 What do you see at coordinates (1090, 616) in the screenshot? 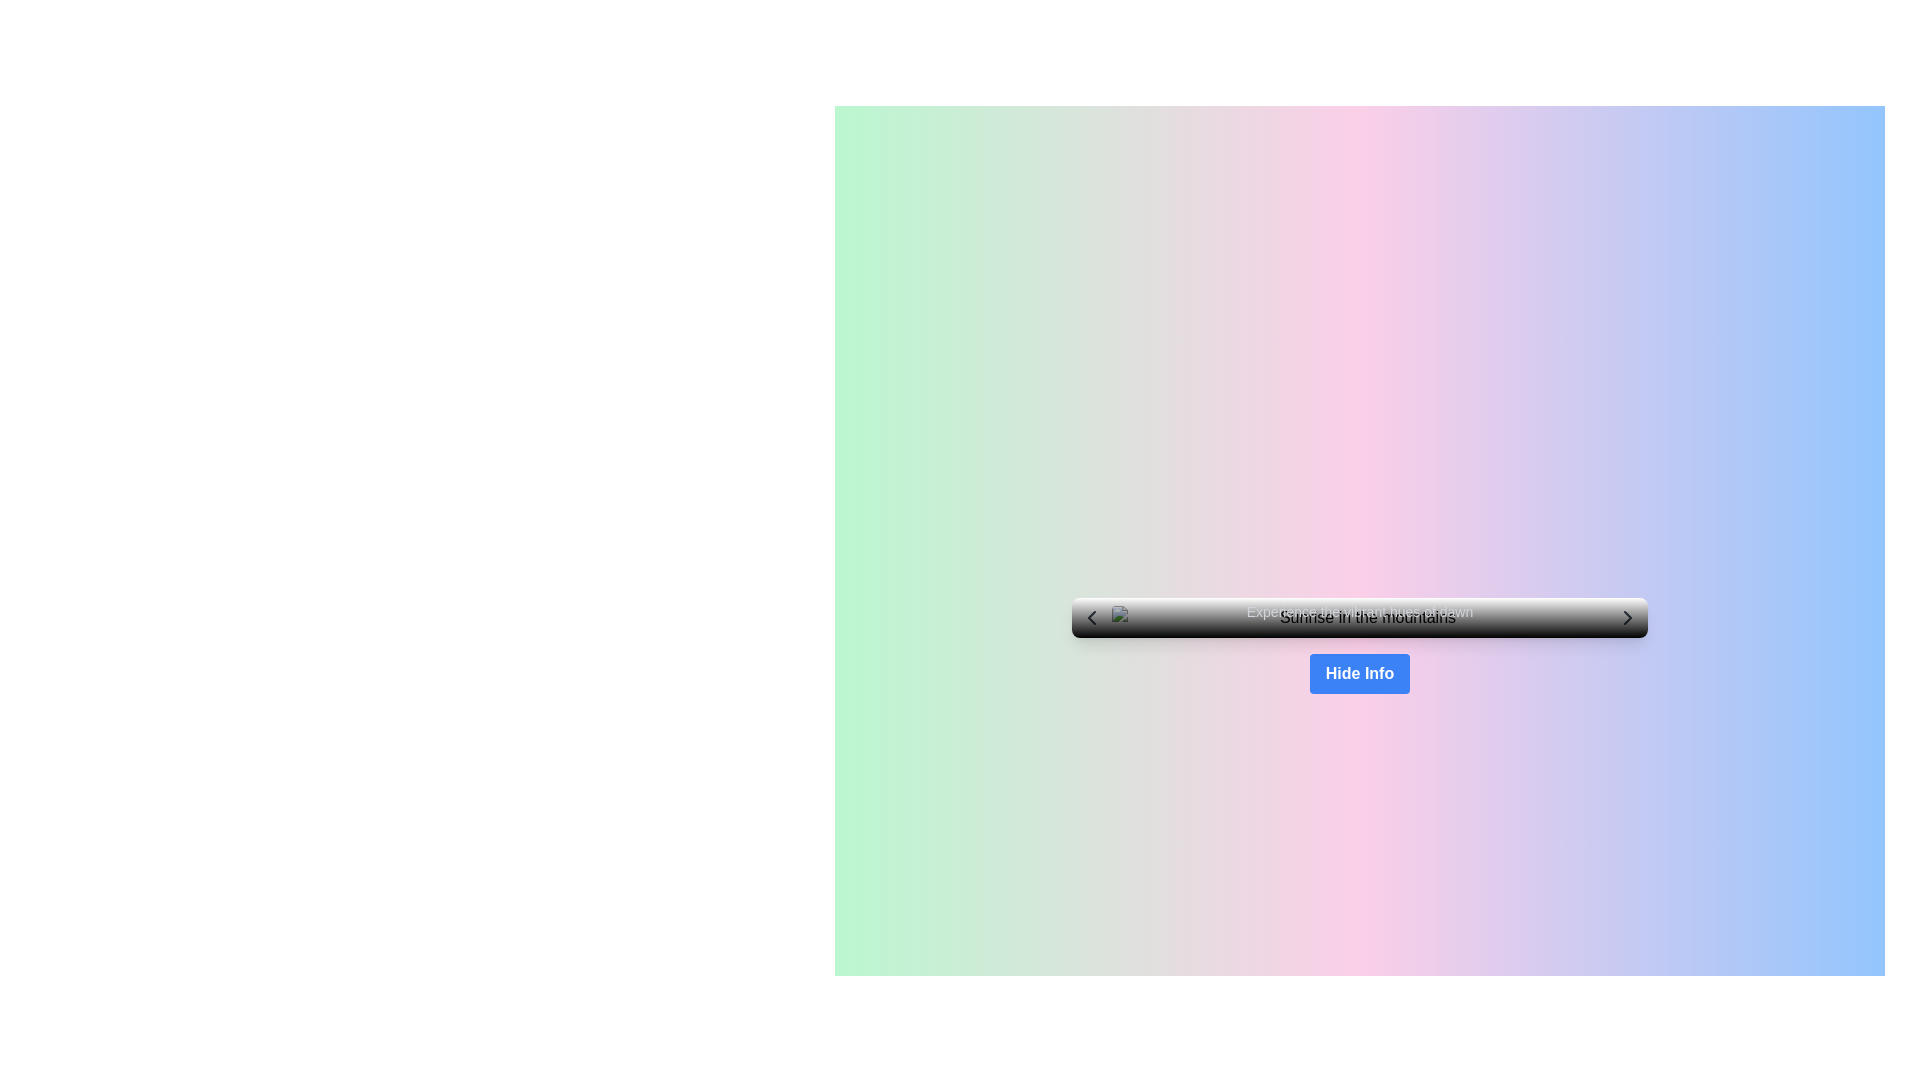
I see `the navigation button located on the left side of the horizontal control bar, adjacent to the text displaying 'Sunrise in the mountains' and 'Experience the vibrant hues of dawn'` at bounding box center [1090, 616].